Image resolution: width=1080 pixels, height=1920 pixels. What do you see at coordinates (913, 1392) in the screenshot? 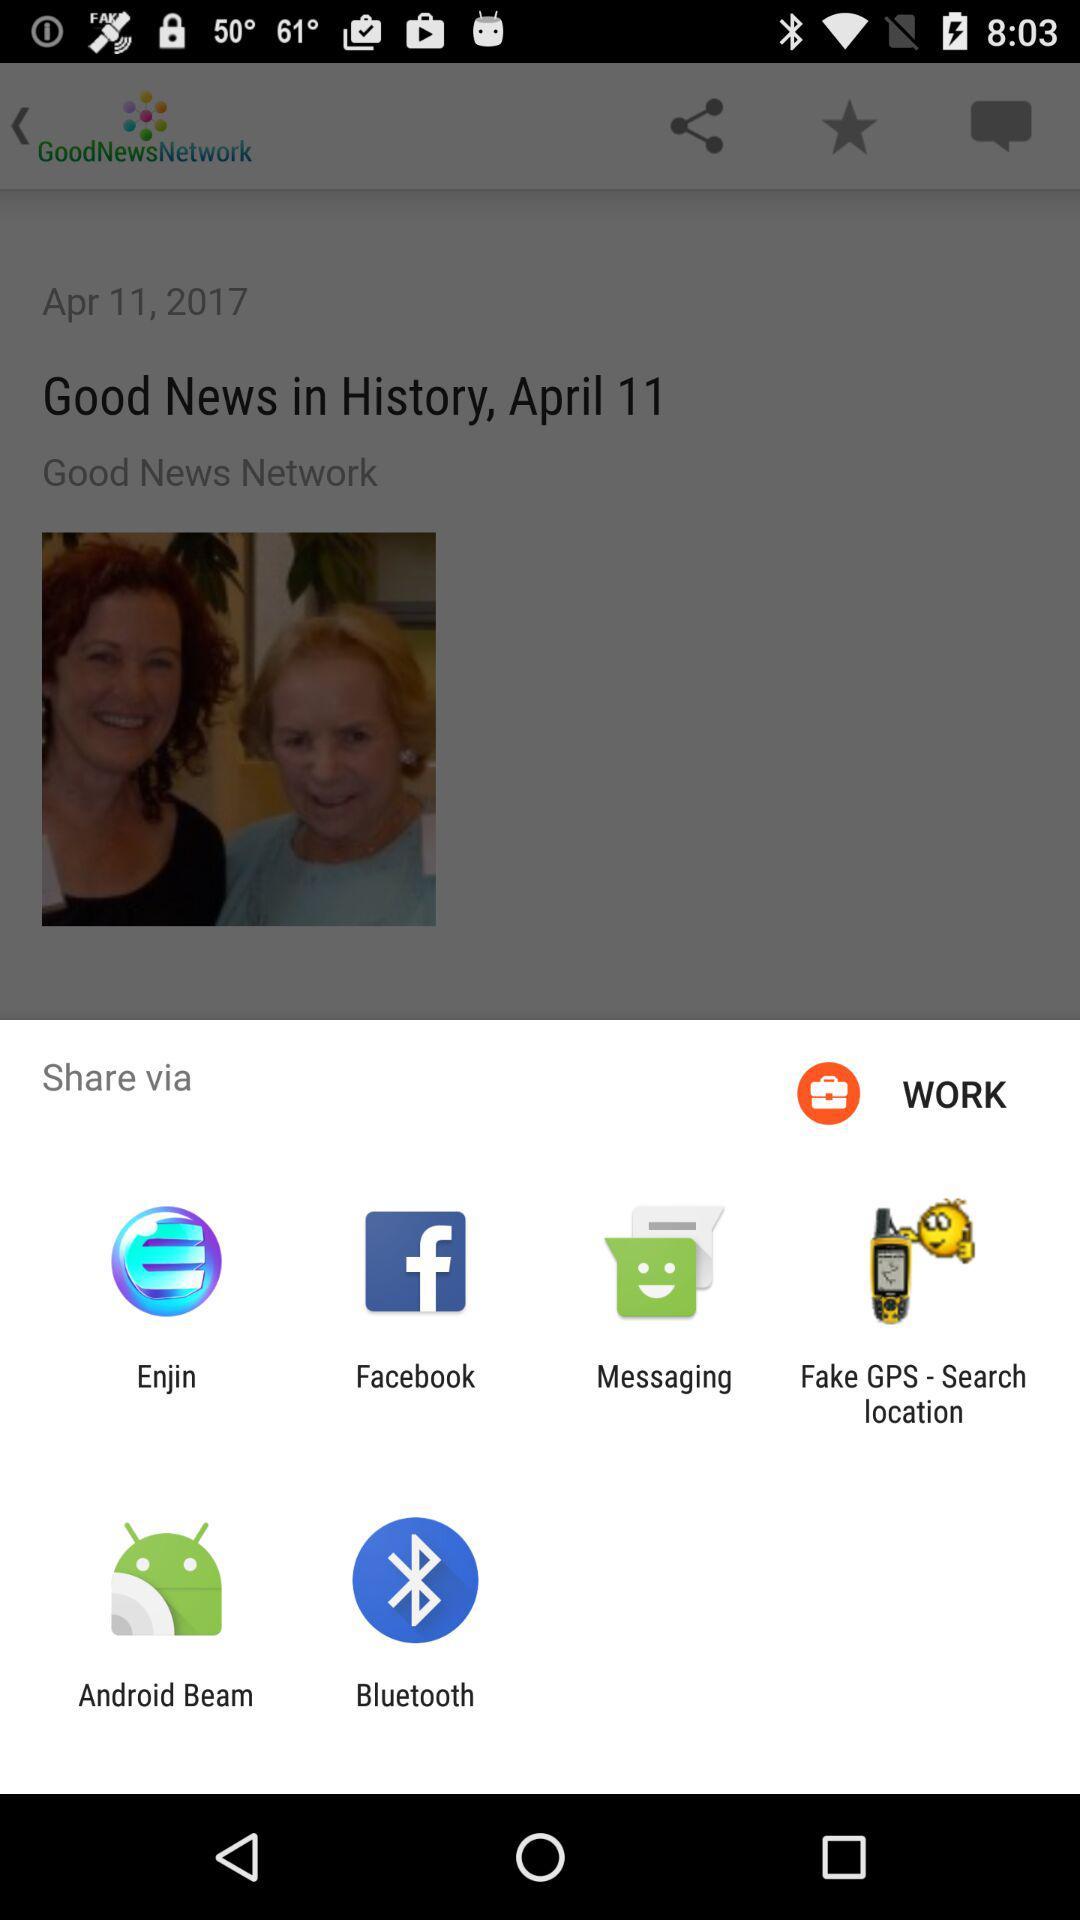
I see `the fake gps search item` at bounding box center [913, 1392].